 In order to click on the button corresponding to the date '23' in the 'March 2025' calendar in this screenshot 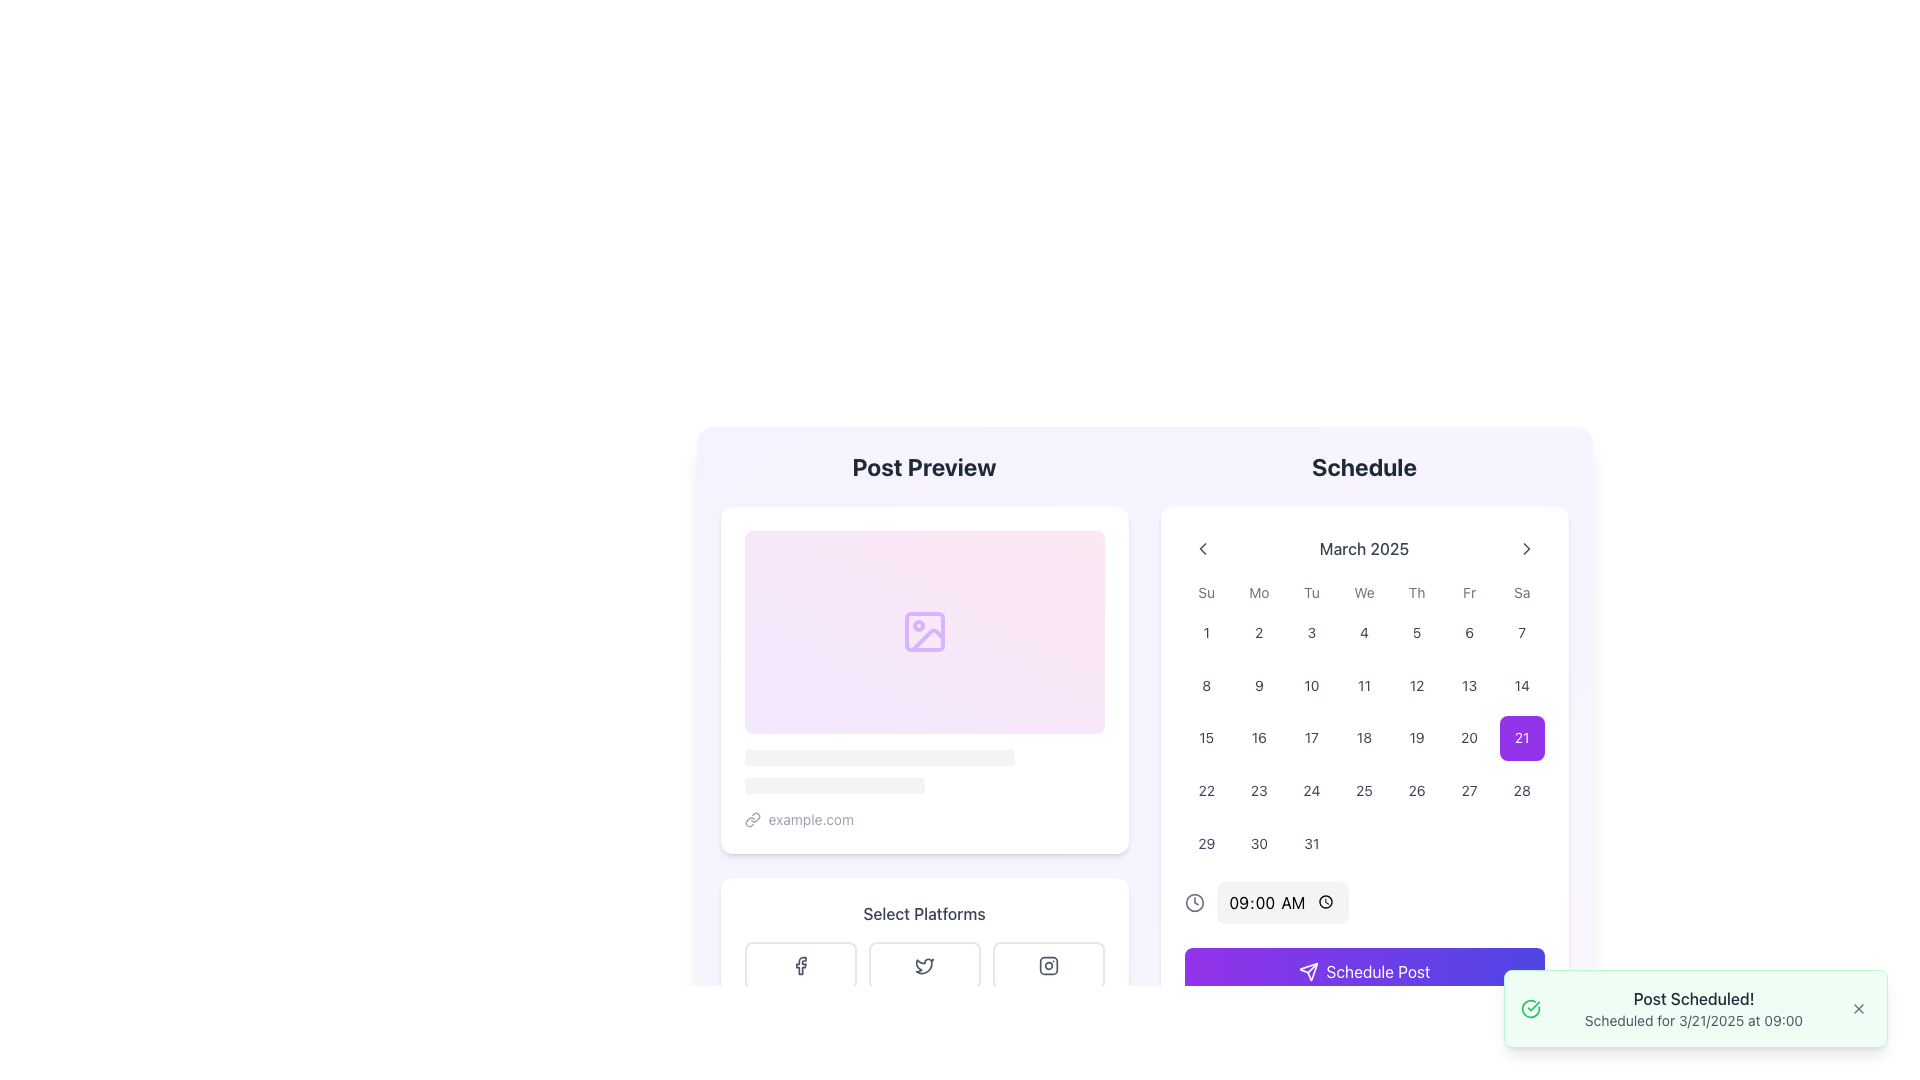, I will do `click(1258, 789)`.